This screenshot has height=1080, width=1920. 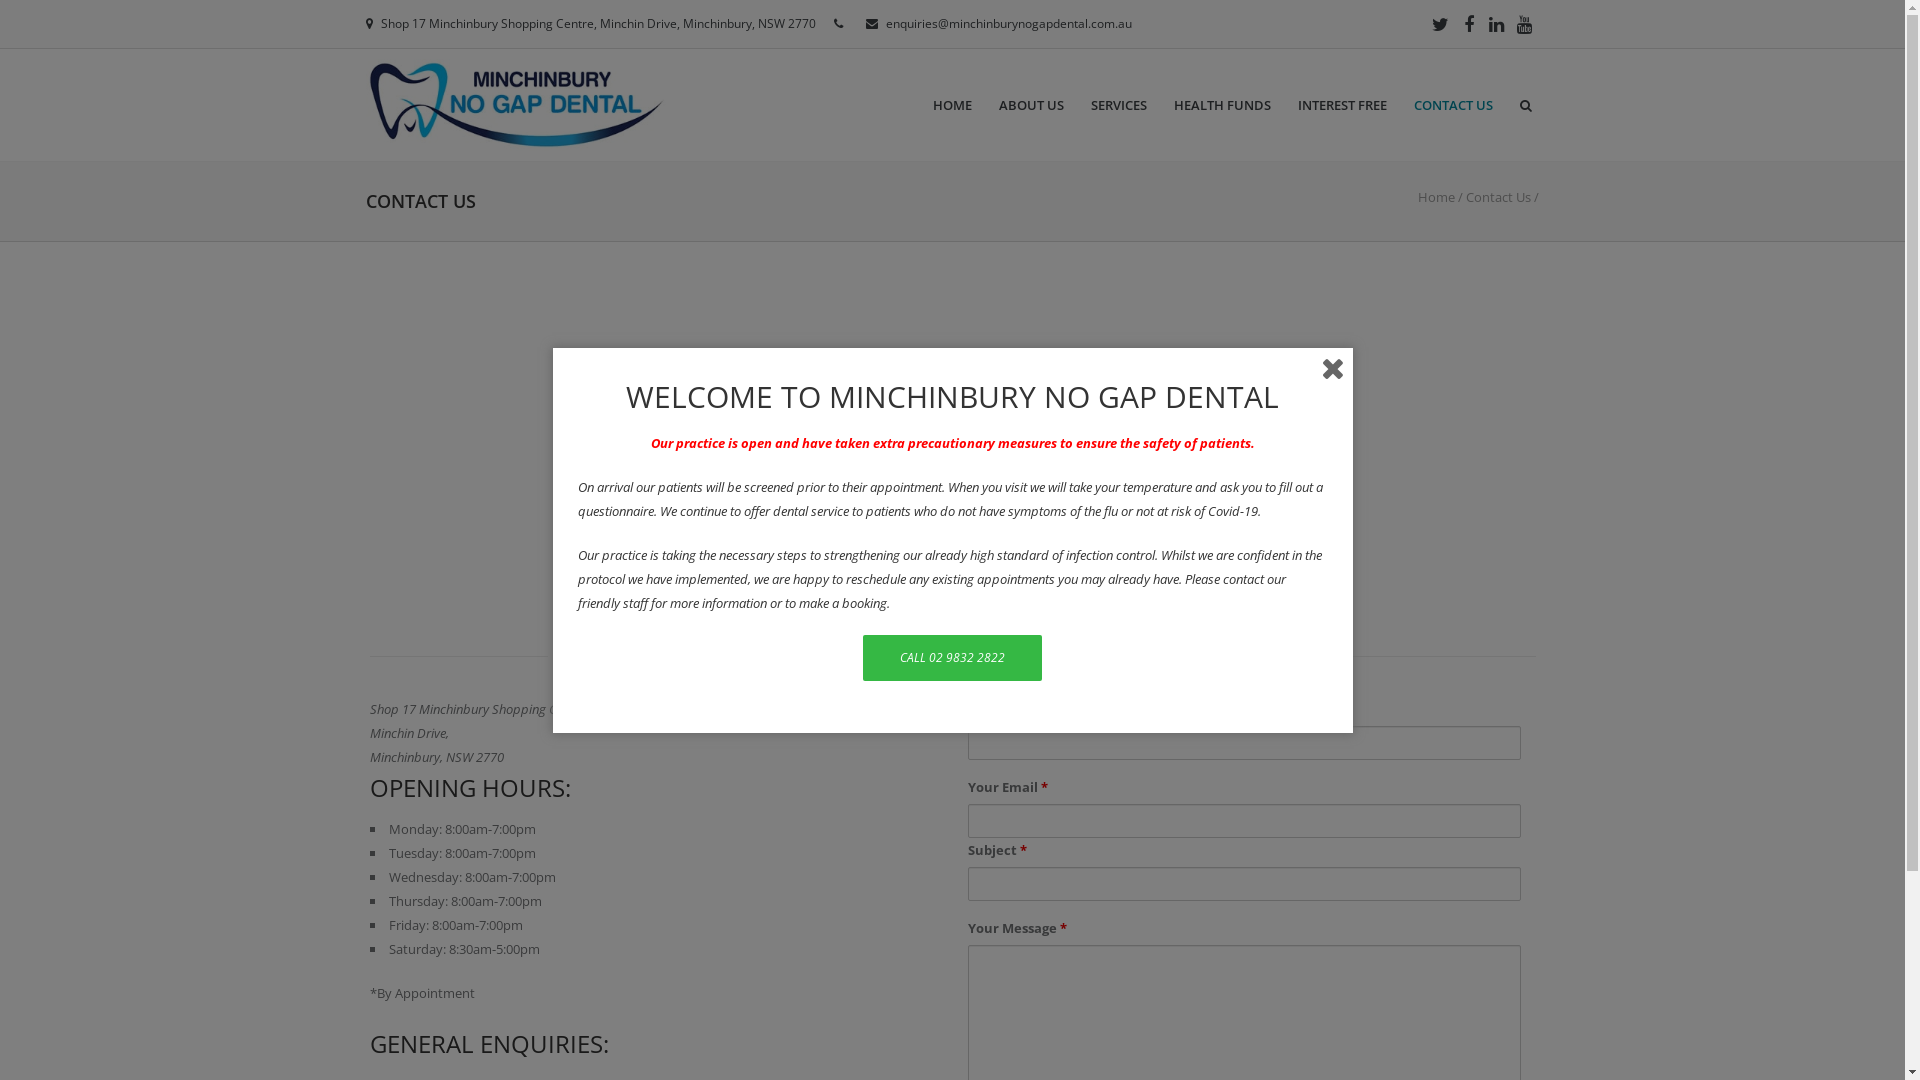 I want to click on 'ABOUT US', so click(x=1031, y=105).